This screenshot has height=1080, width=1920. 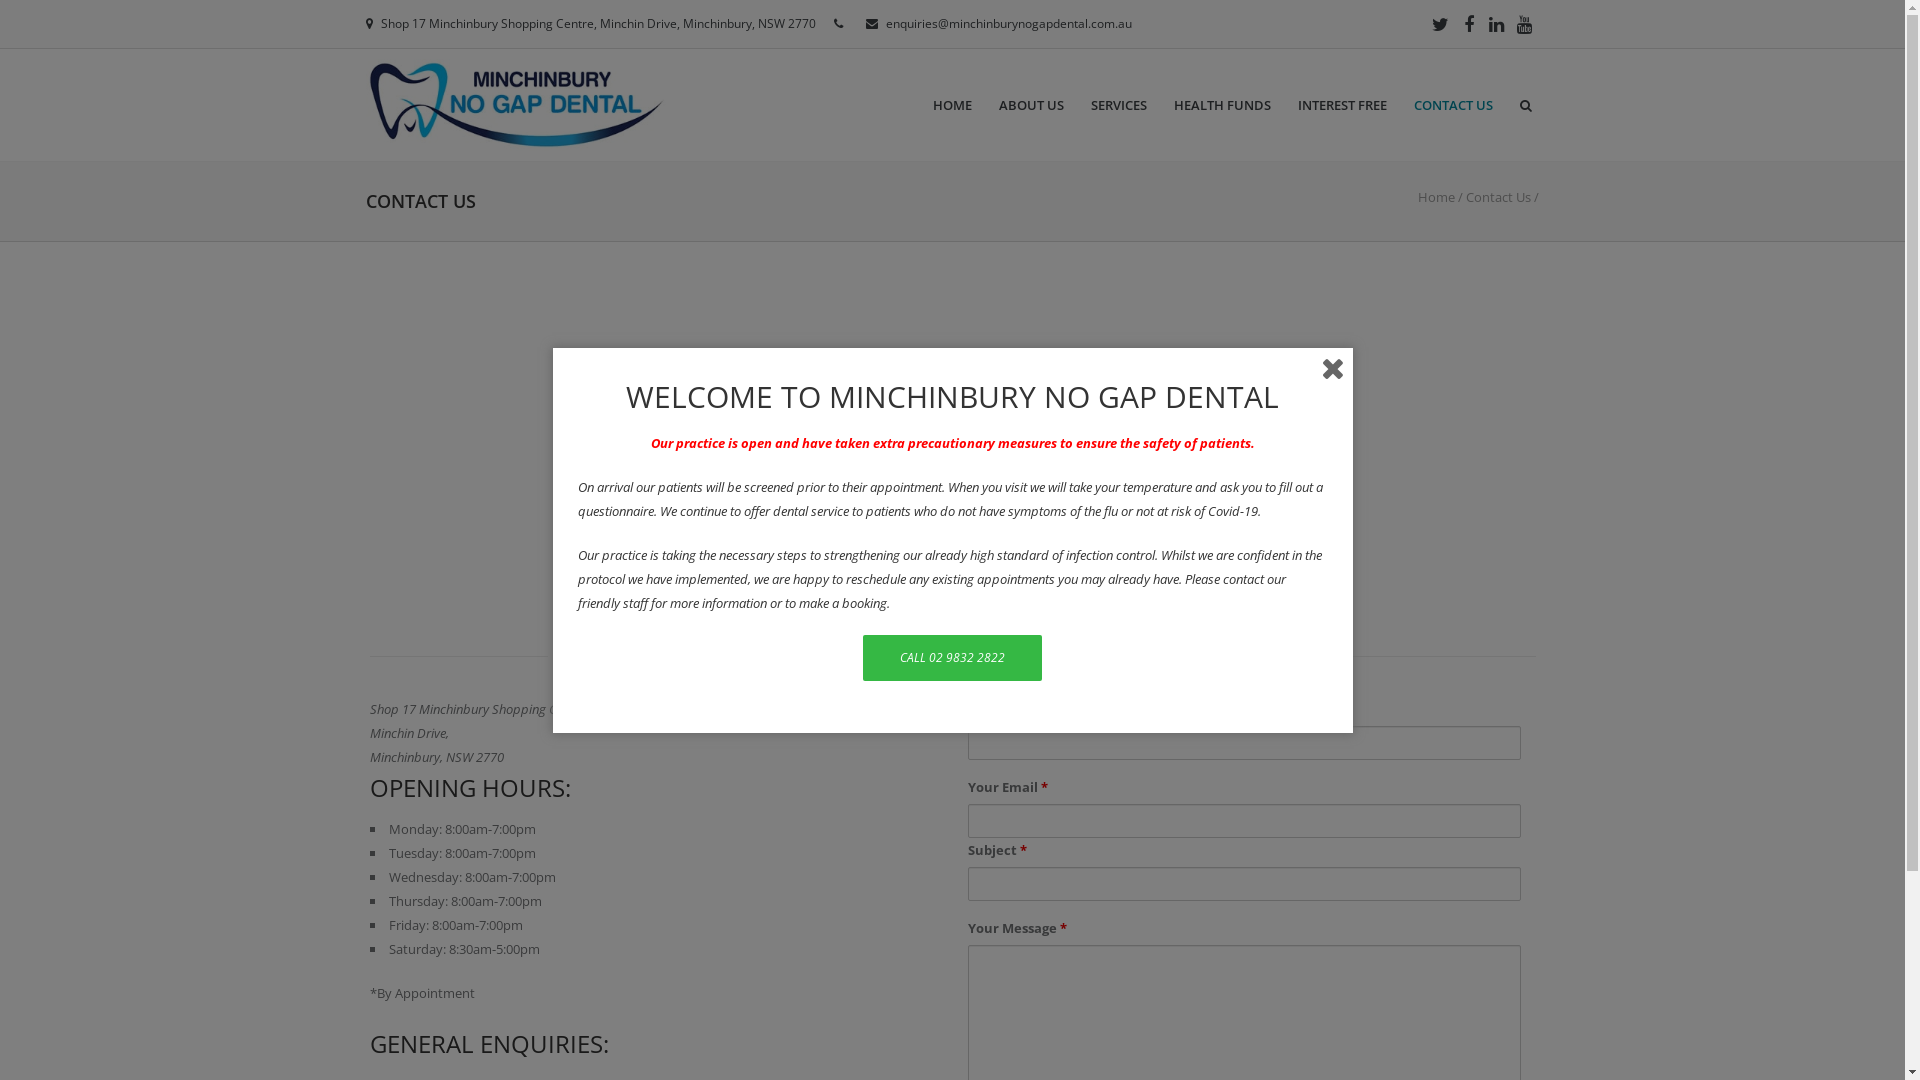 I want to click on 'ABOUT US', so click(x=1031, y=105).